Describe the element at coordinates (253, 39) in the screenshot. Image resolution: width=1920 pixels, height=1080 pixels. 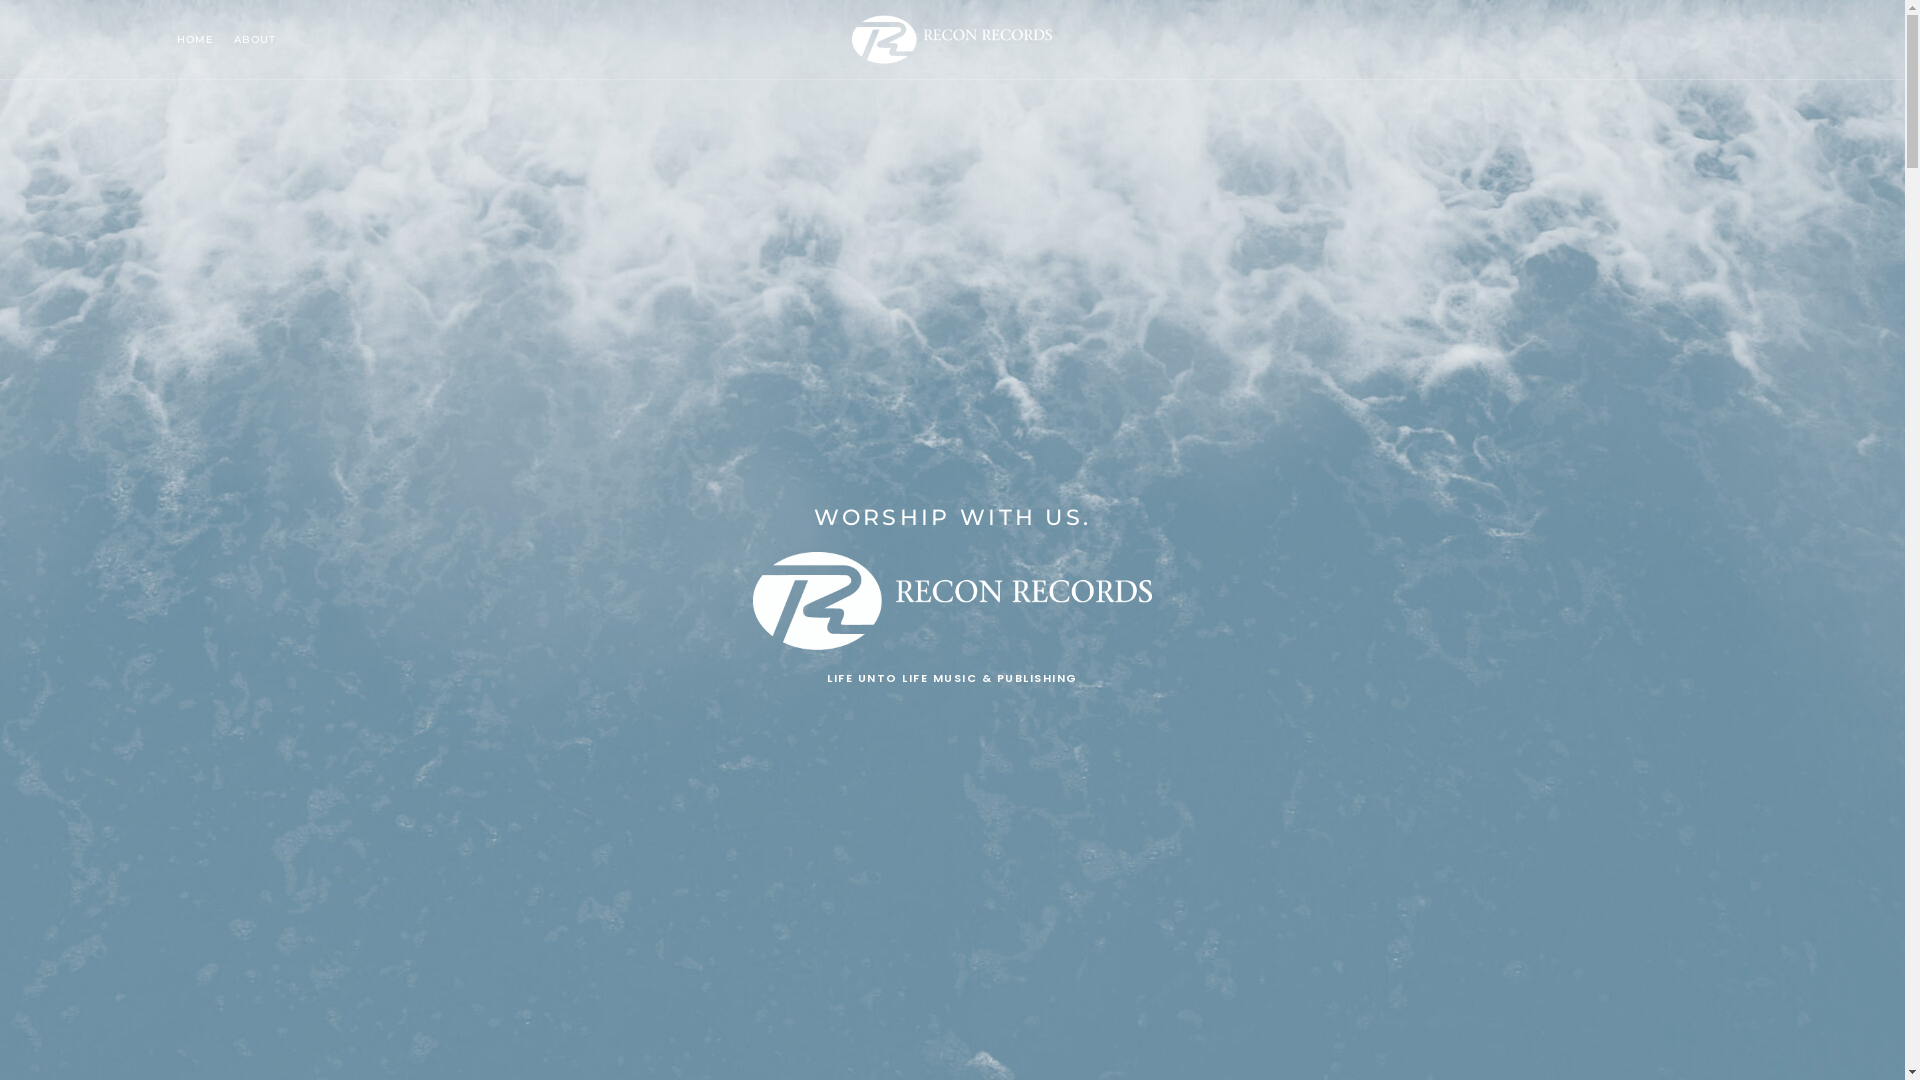
I see `'ABOUT'` at that location.